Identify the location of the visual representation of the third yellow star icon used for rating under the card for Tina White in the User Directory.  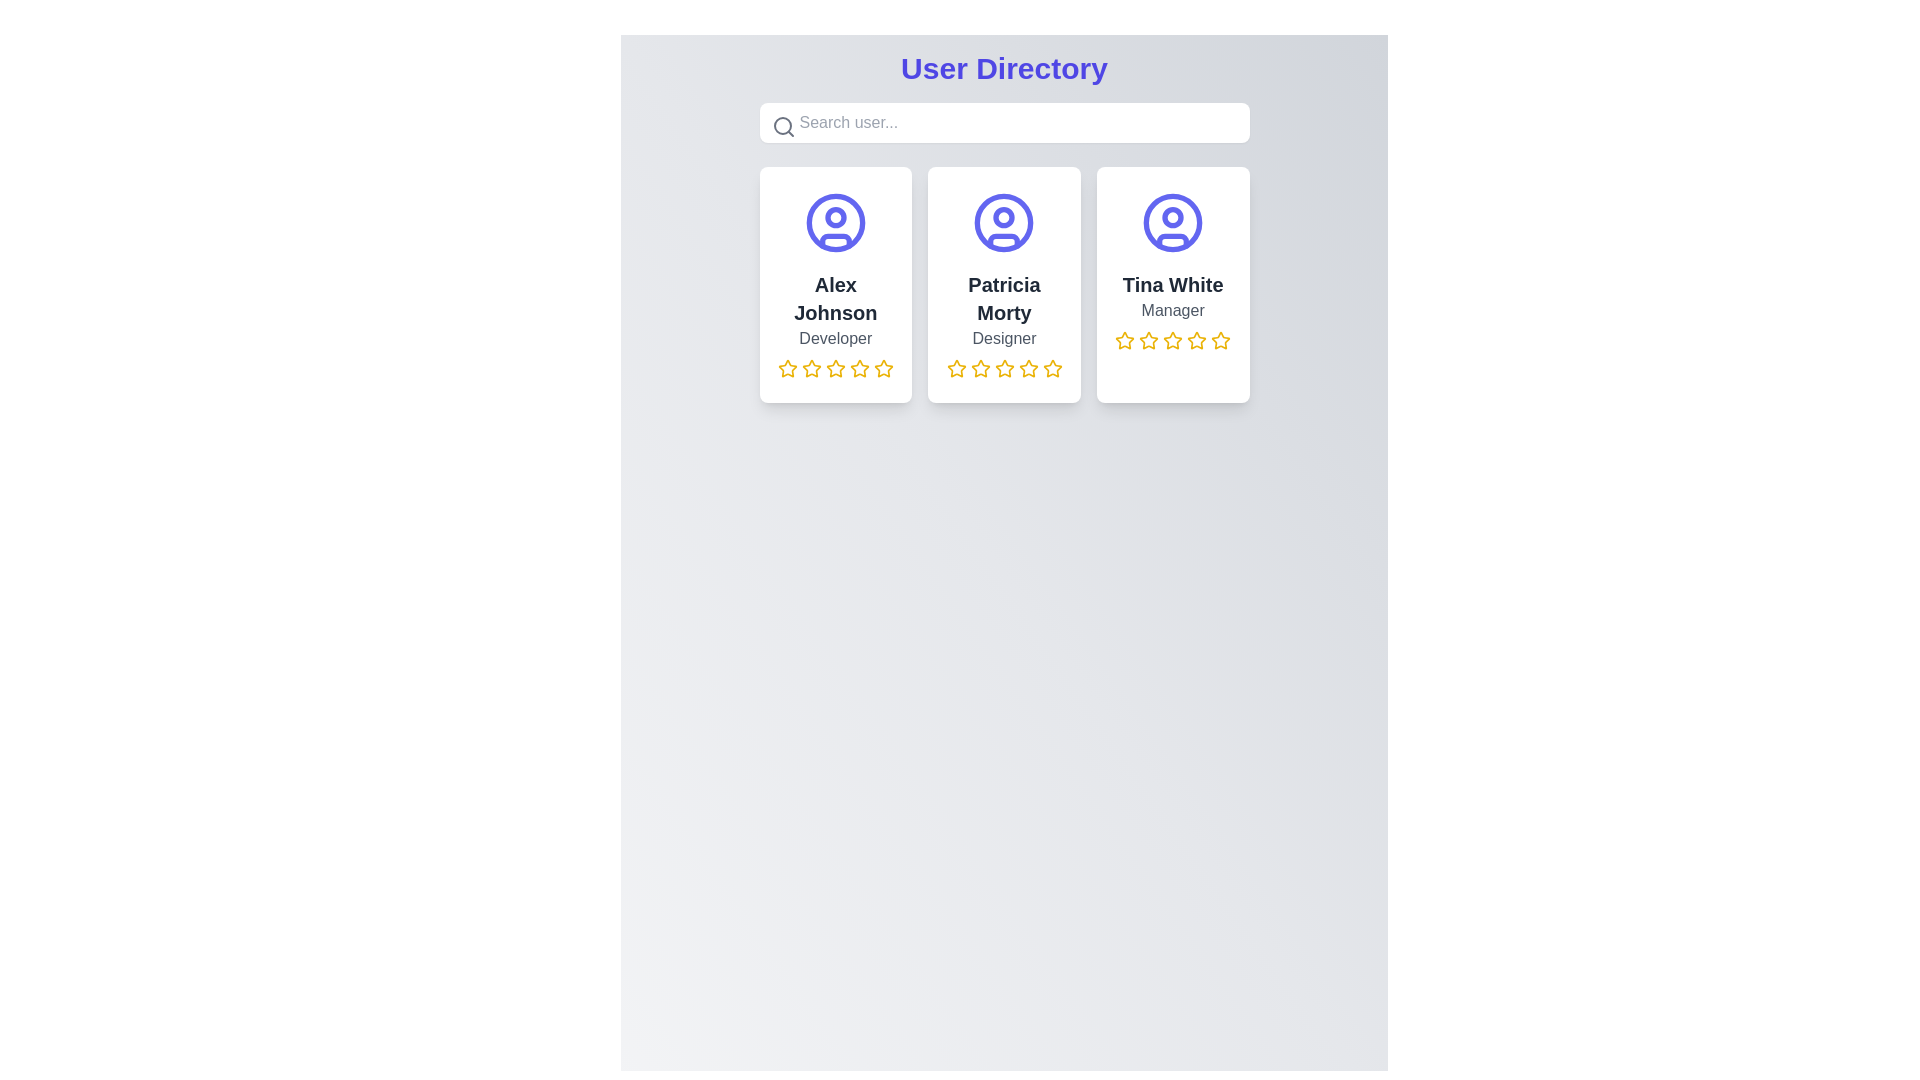
(1149, 339).